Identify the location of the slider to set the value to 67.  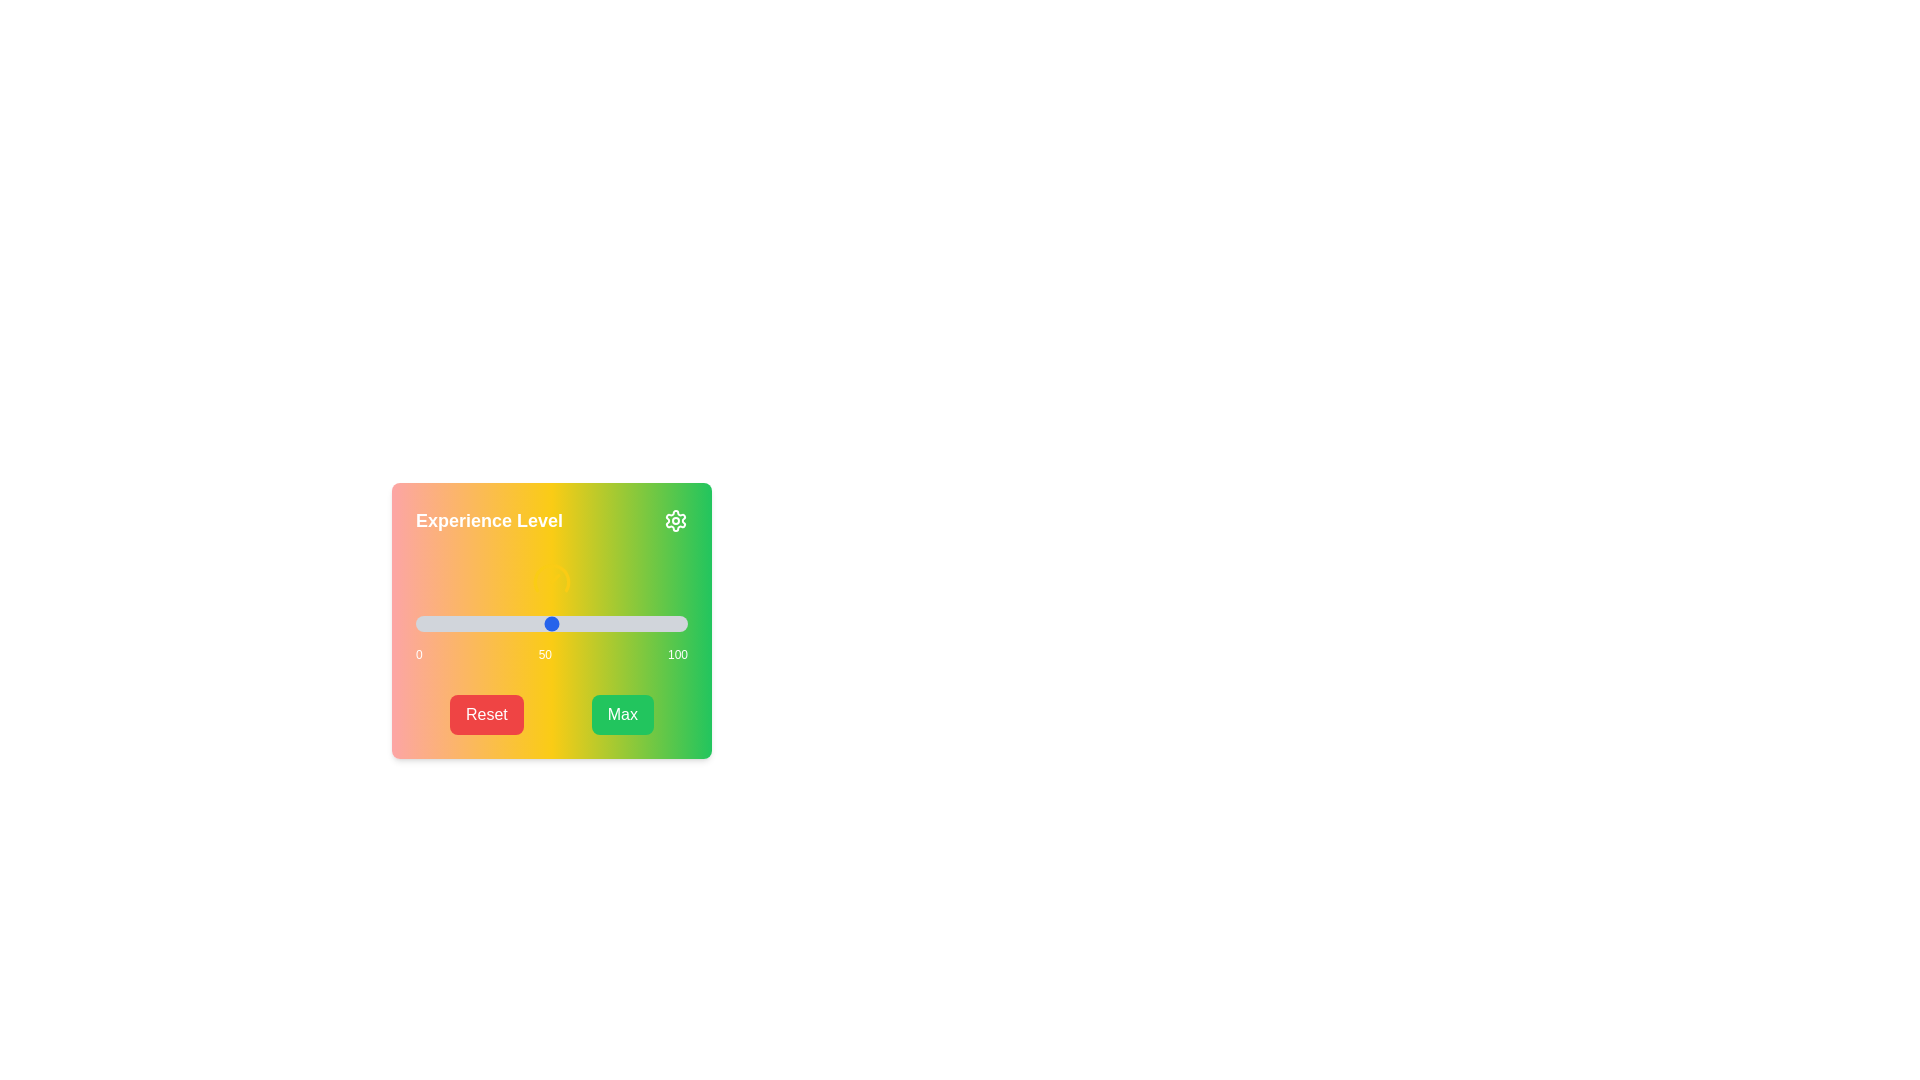
(597, 623).